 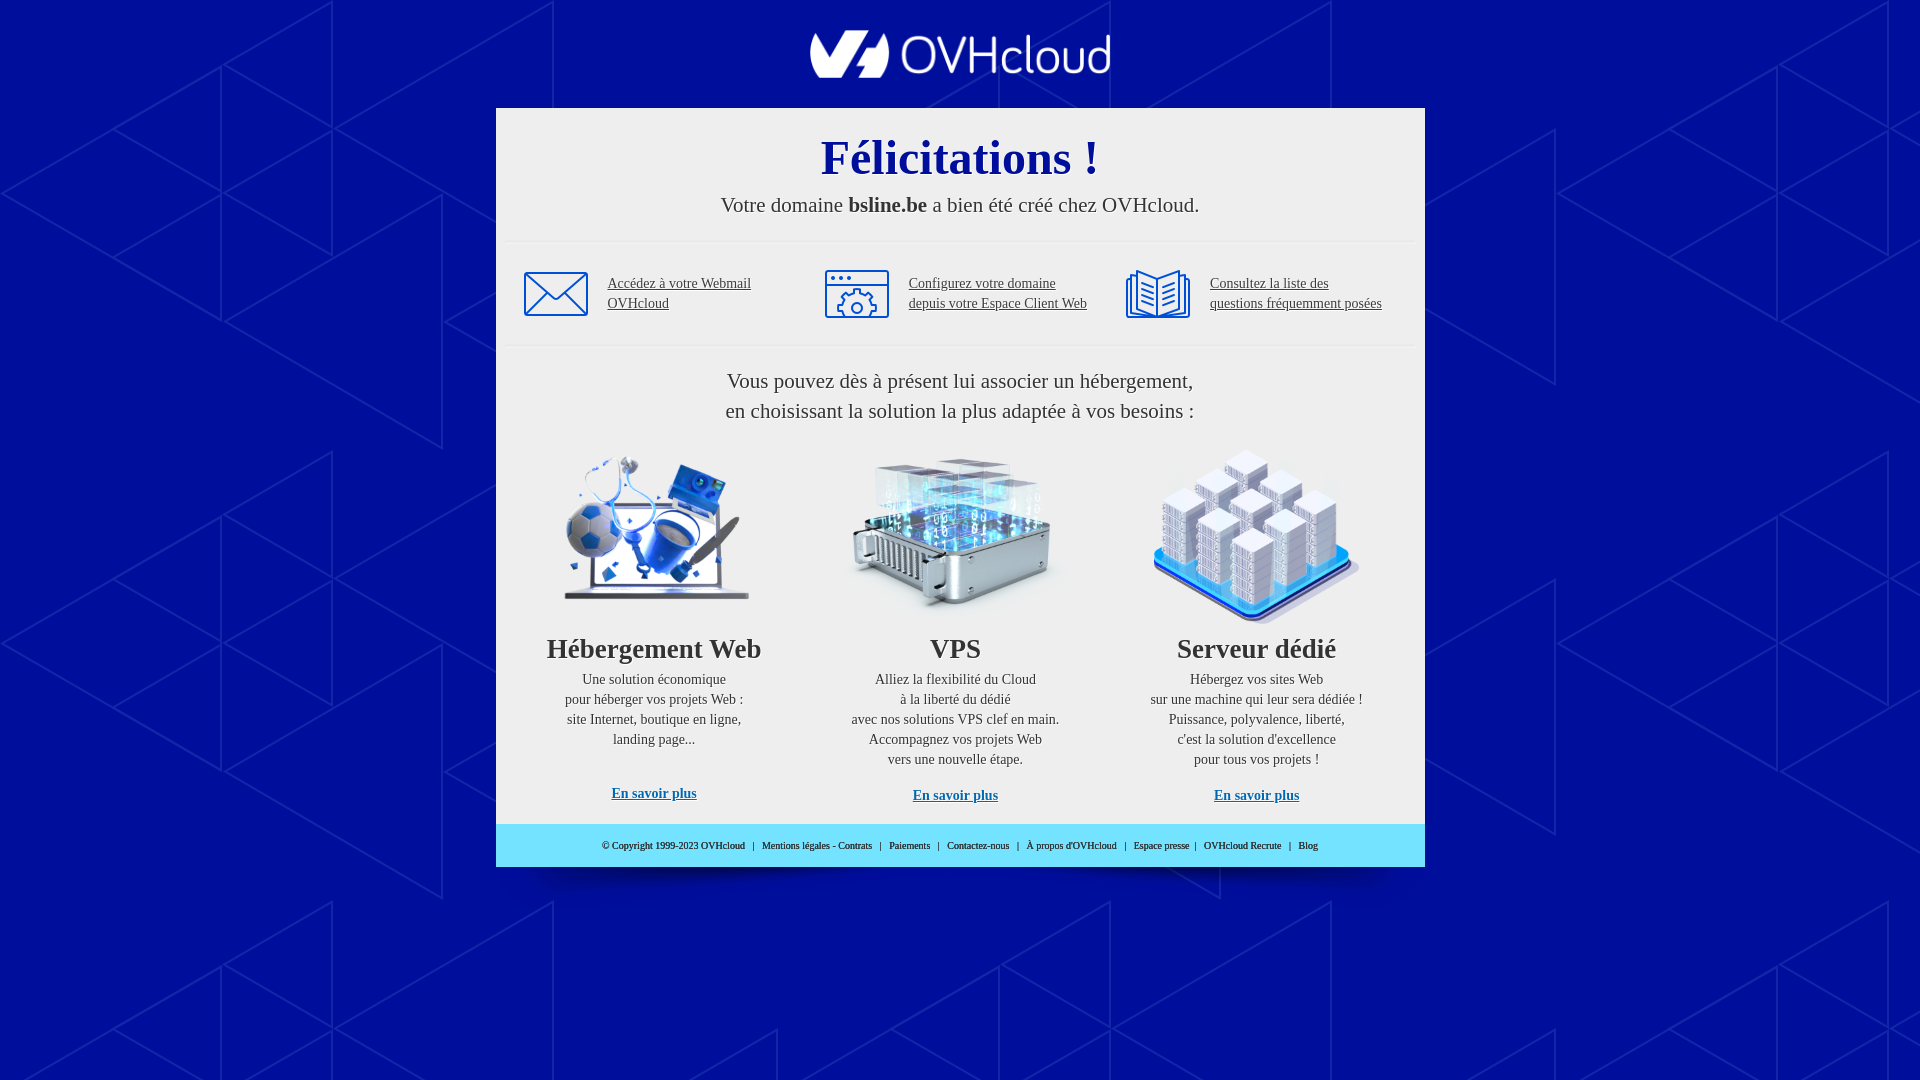 I want to click on 'Blog', so click(x=1308, y=845).